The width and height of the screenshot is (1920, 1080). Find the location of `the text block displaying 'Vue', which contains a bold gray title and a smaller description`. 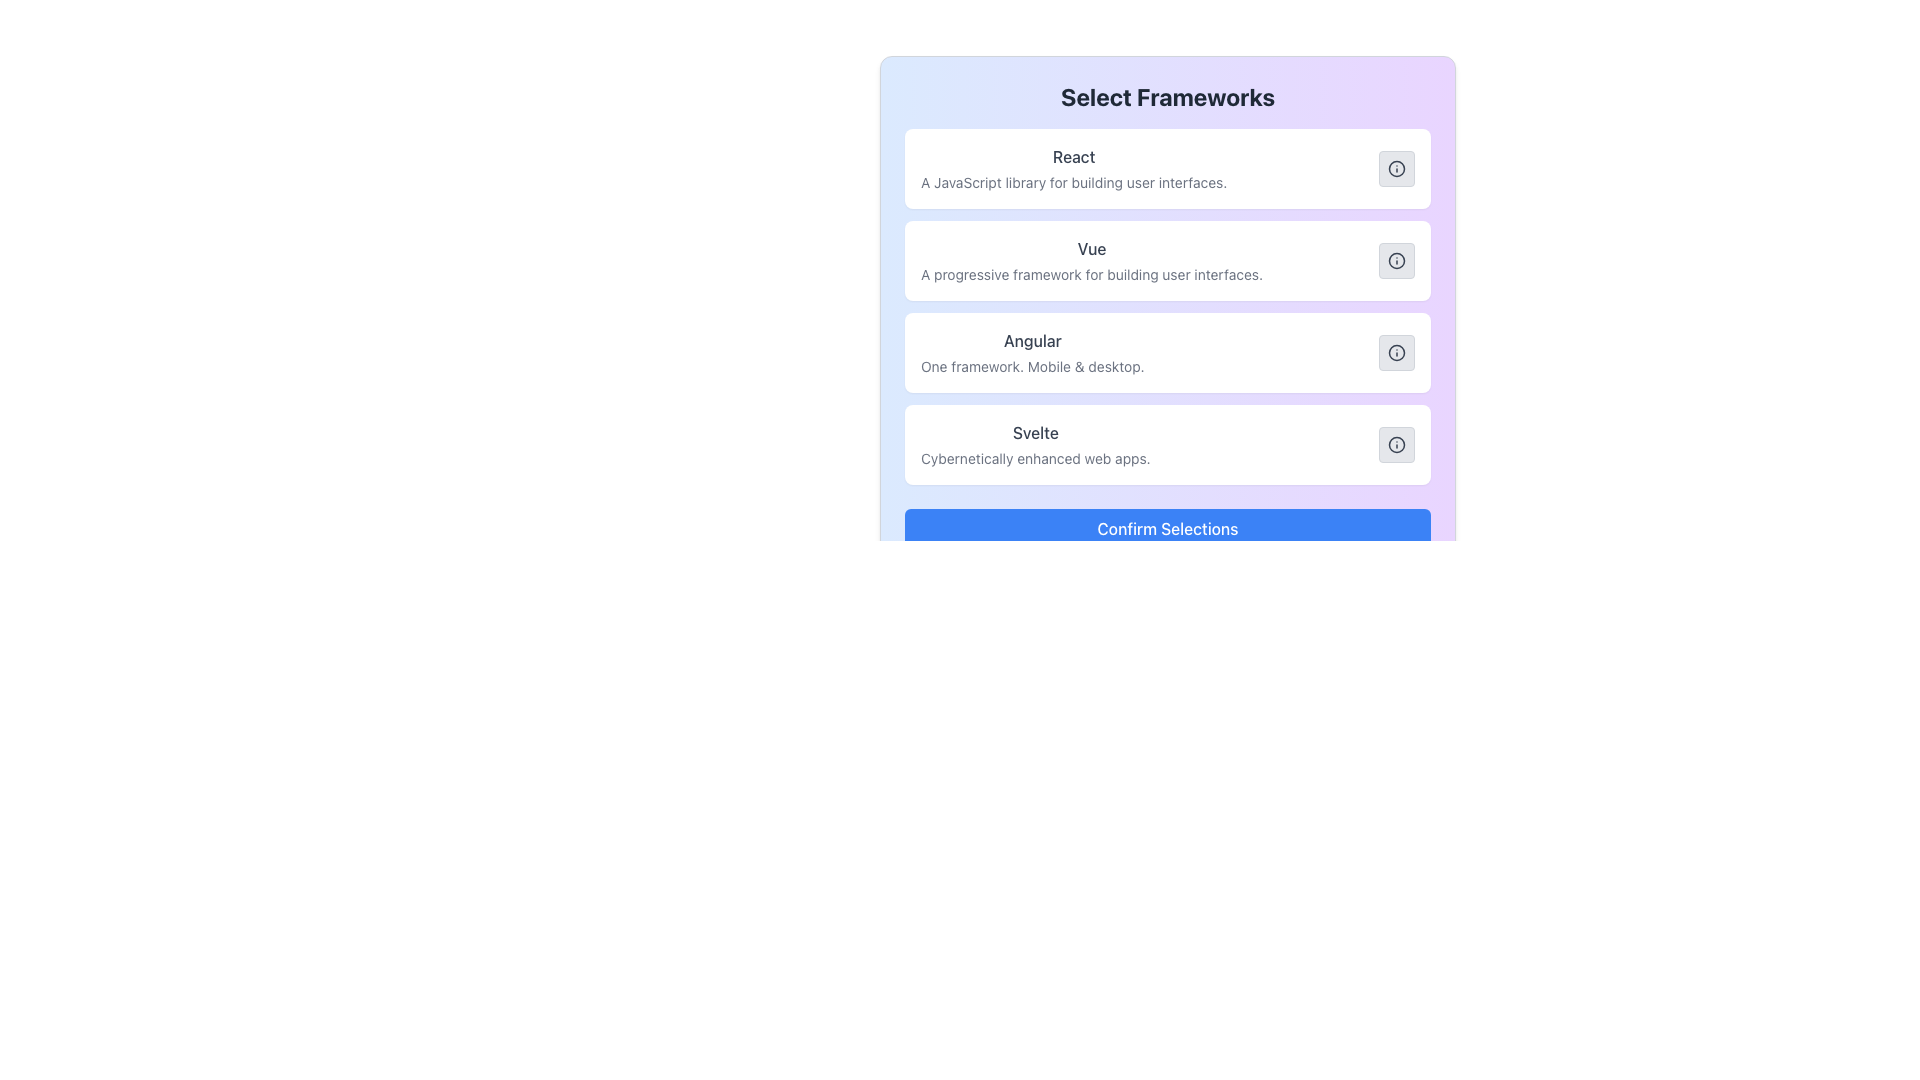

the text block displaying 'Vue', which contains a bold gray title and a smaller description is located at coordinates (1091, 260).